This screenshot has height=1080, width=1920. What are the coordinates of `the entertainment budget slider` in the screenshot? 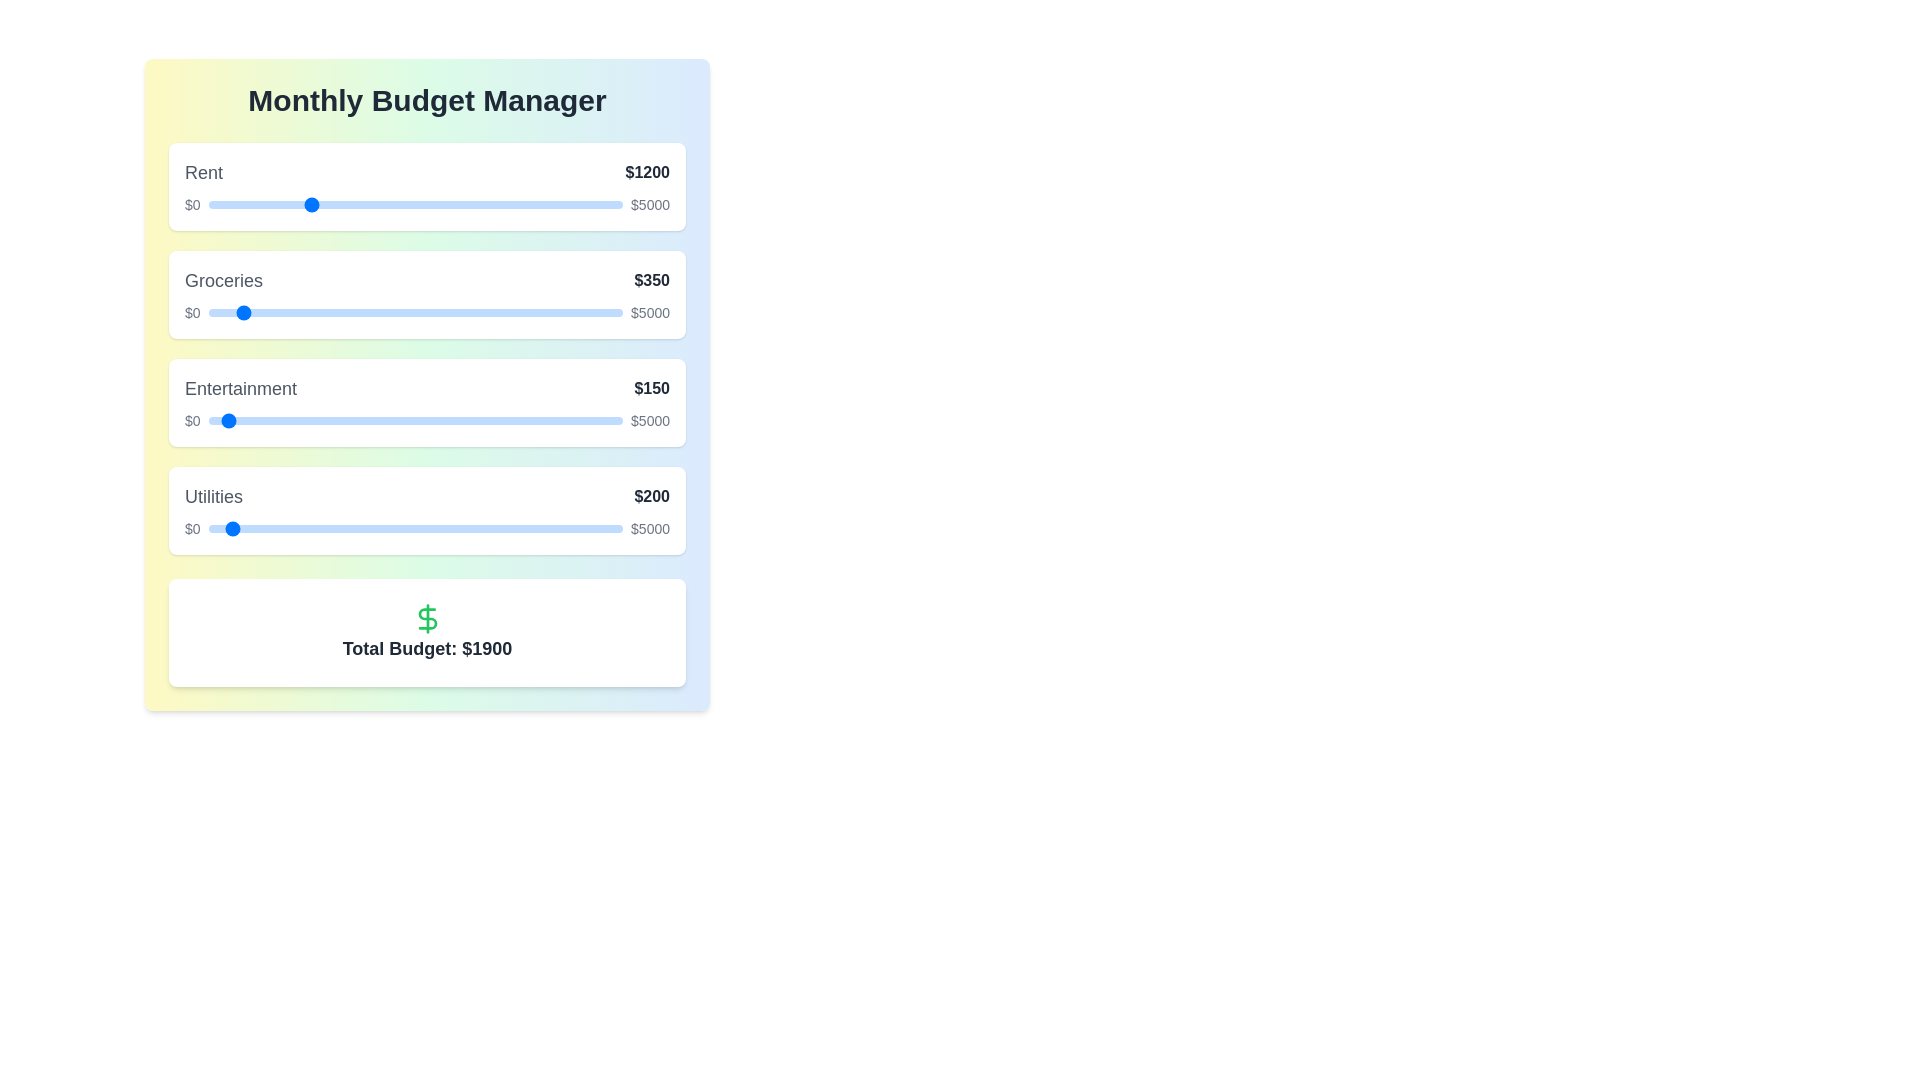 It's located at (596, 419).